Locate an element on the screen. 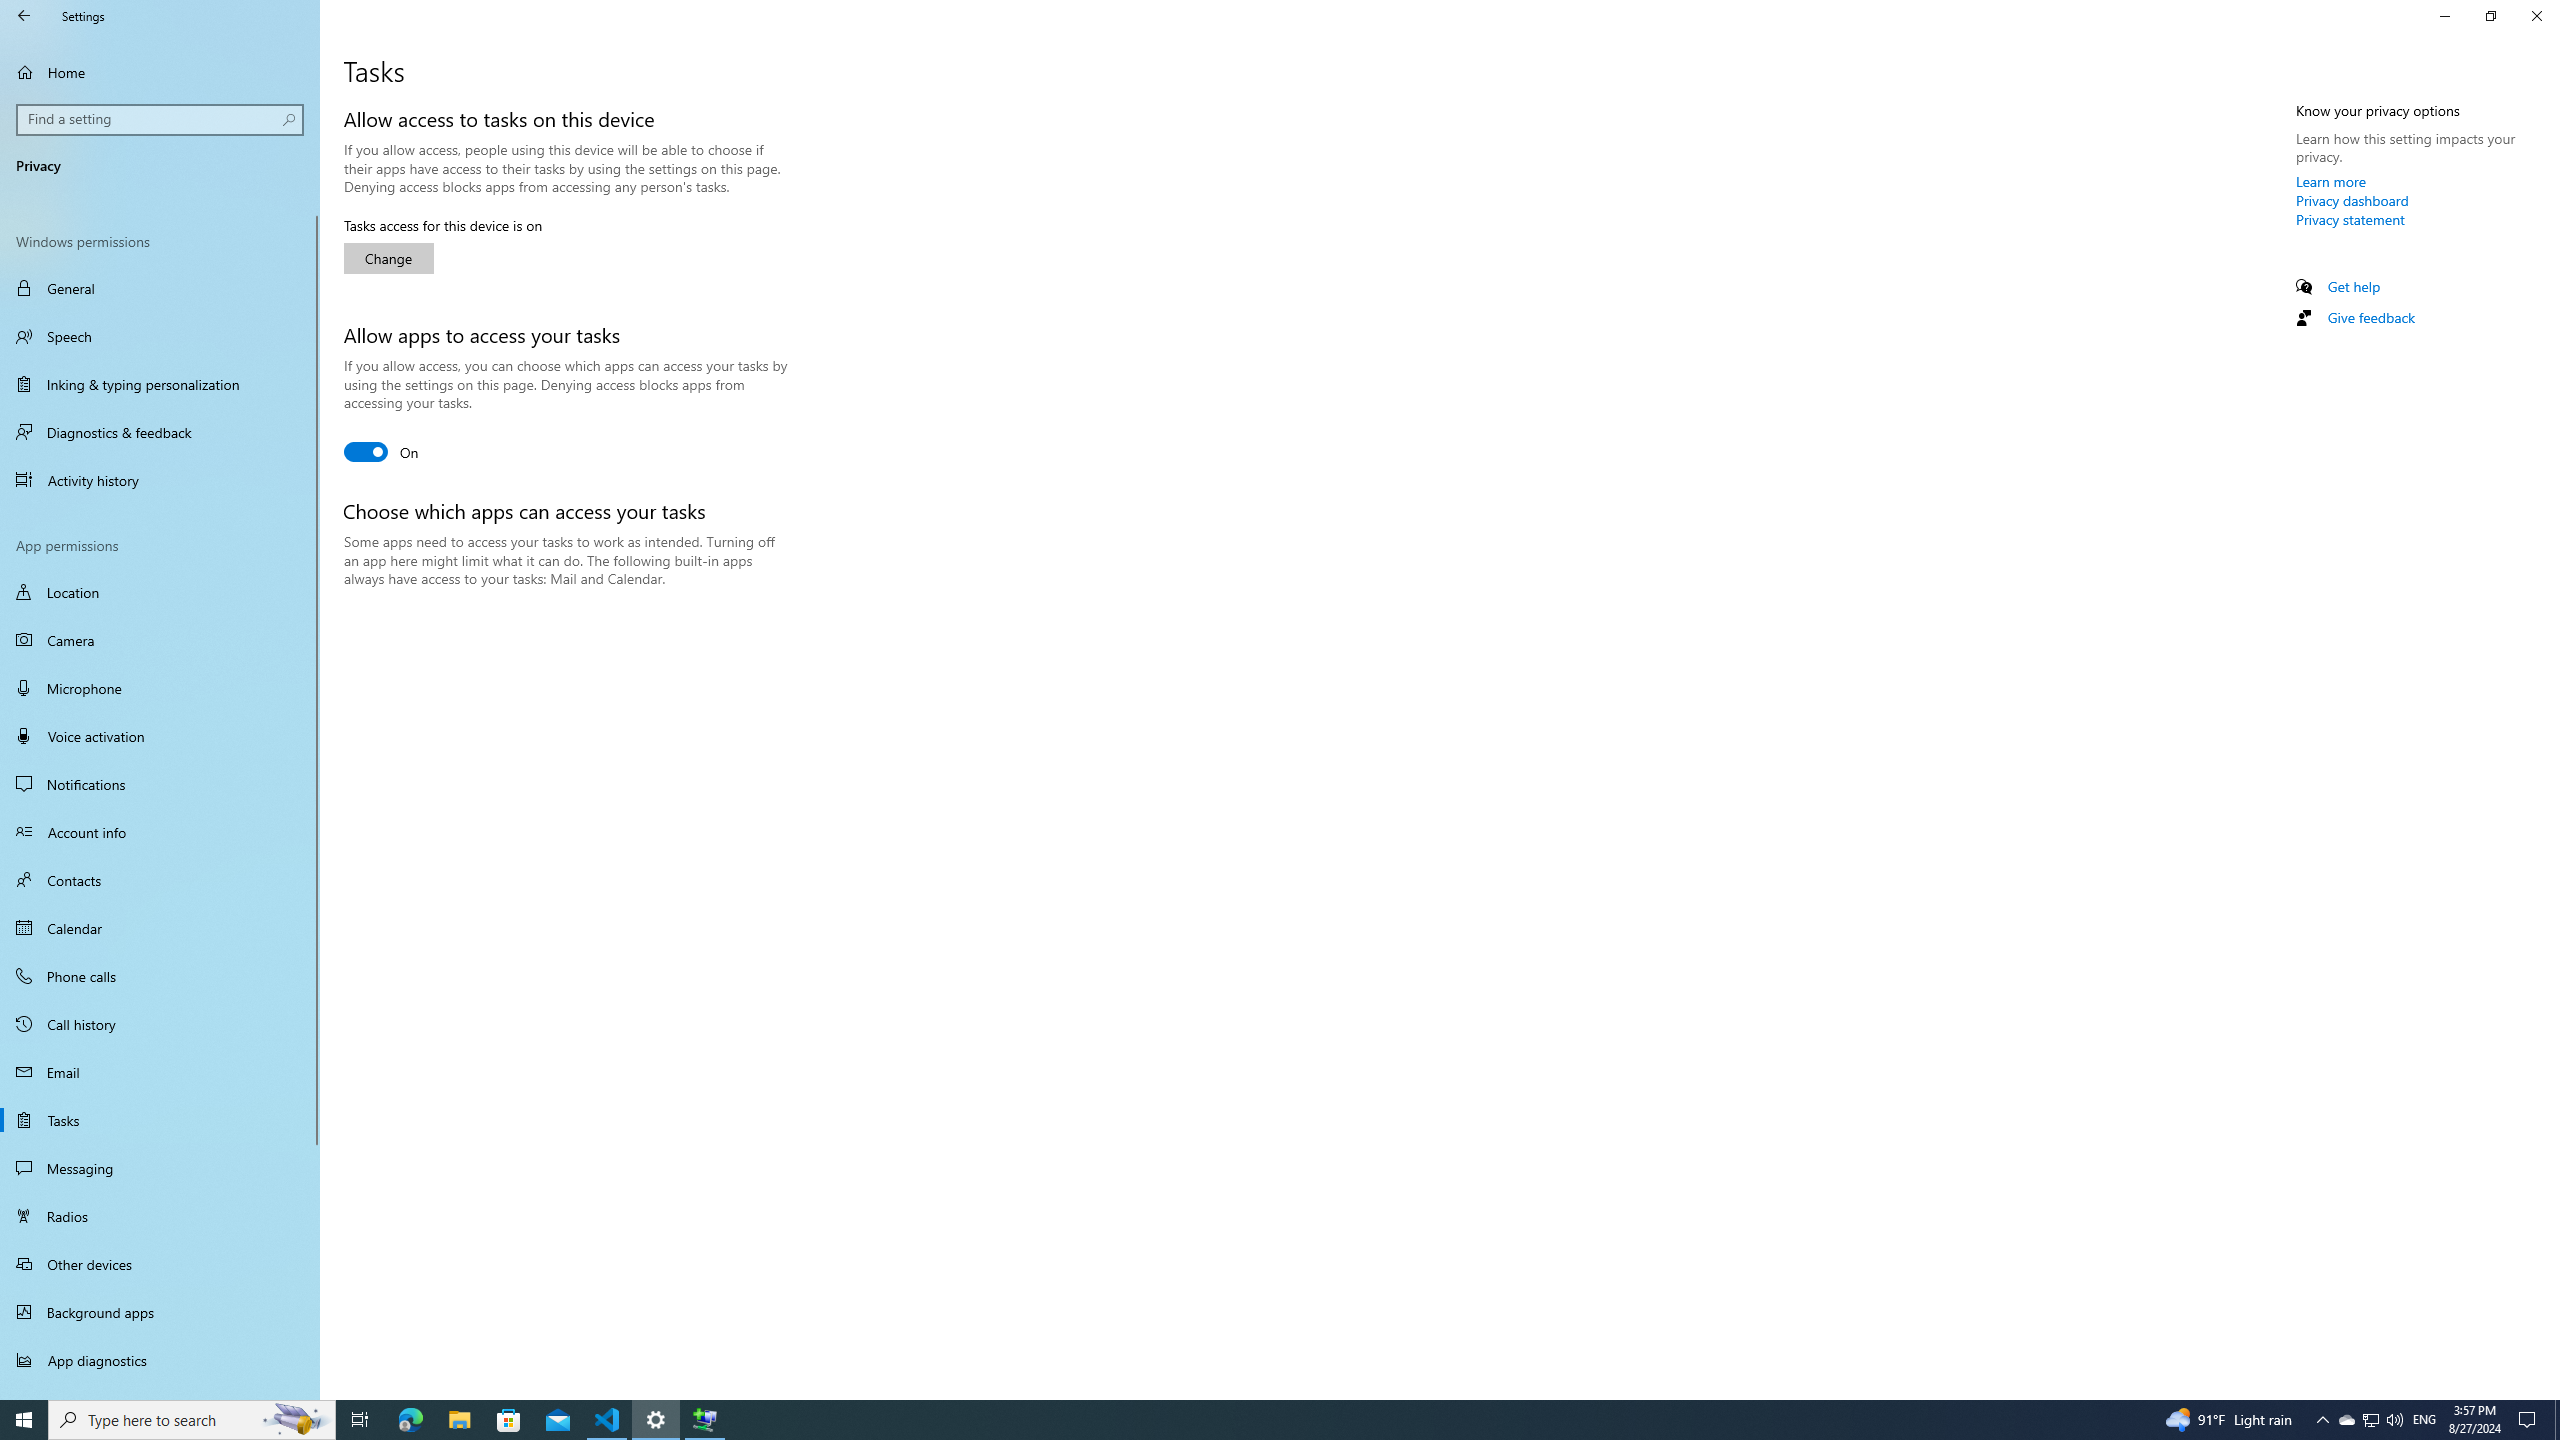 The width and height of the screenshot is (2560, 1440). 'Search box, Find a setting' is located at coordinates (160, 118).